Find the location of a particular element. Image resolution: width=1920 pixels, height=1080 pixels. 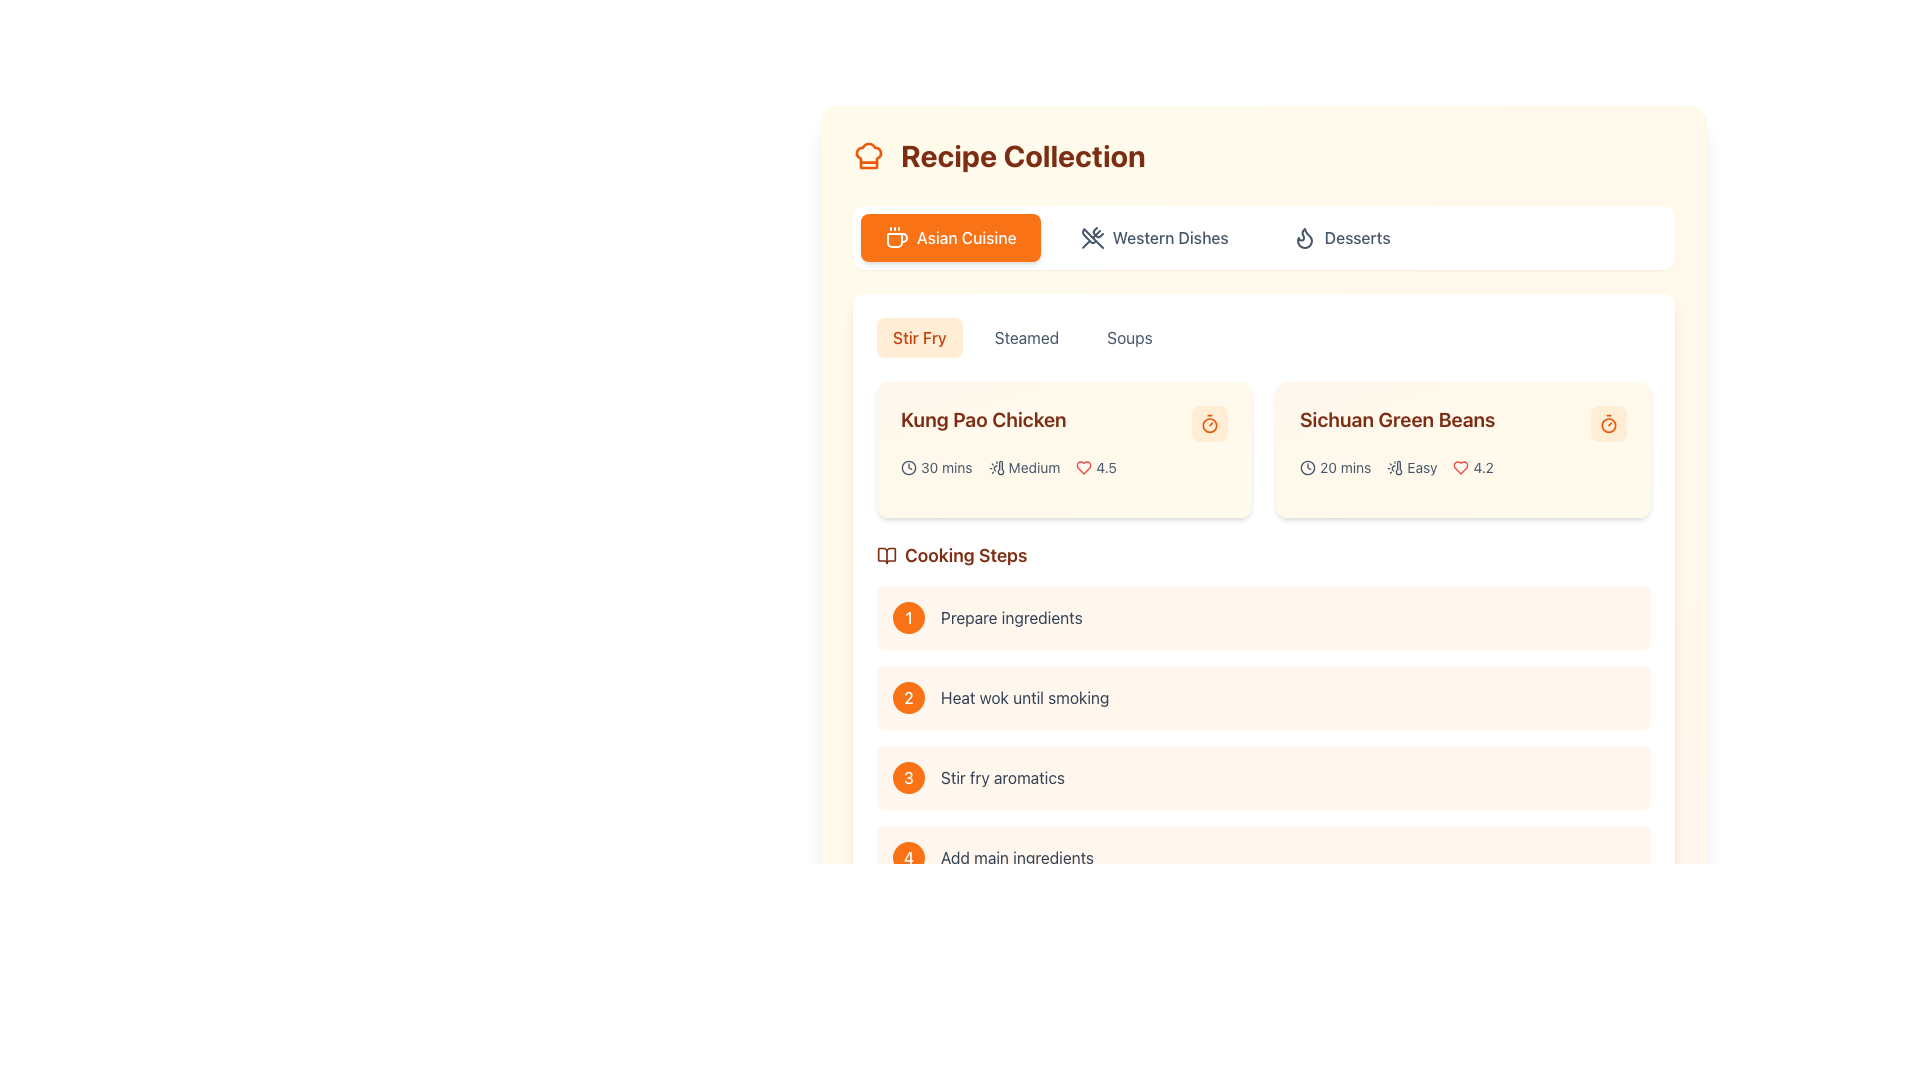

the icon button in the top-right corner of the 'Kung Pao Chicken' card is located at coordinates (1208, 423).